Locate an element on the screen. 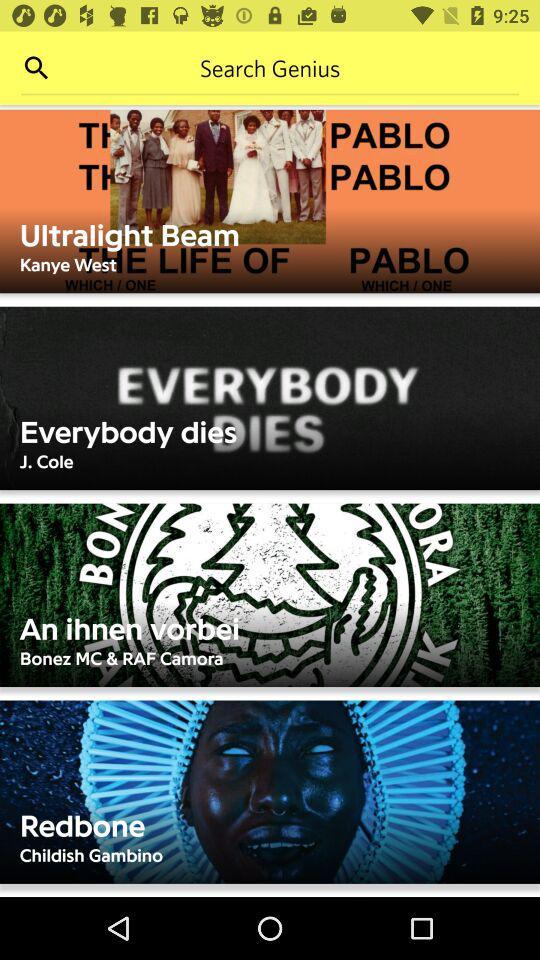  the search icon is located at coordinates (36, 68).